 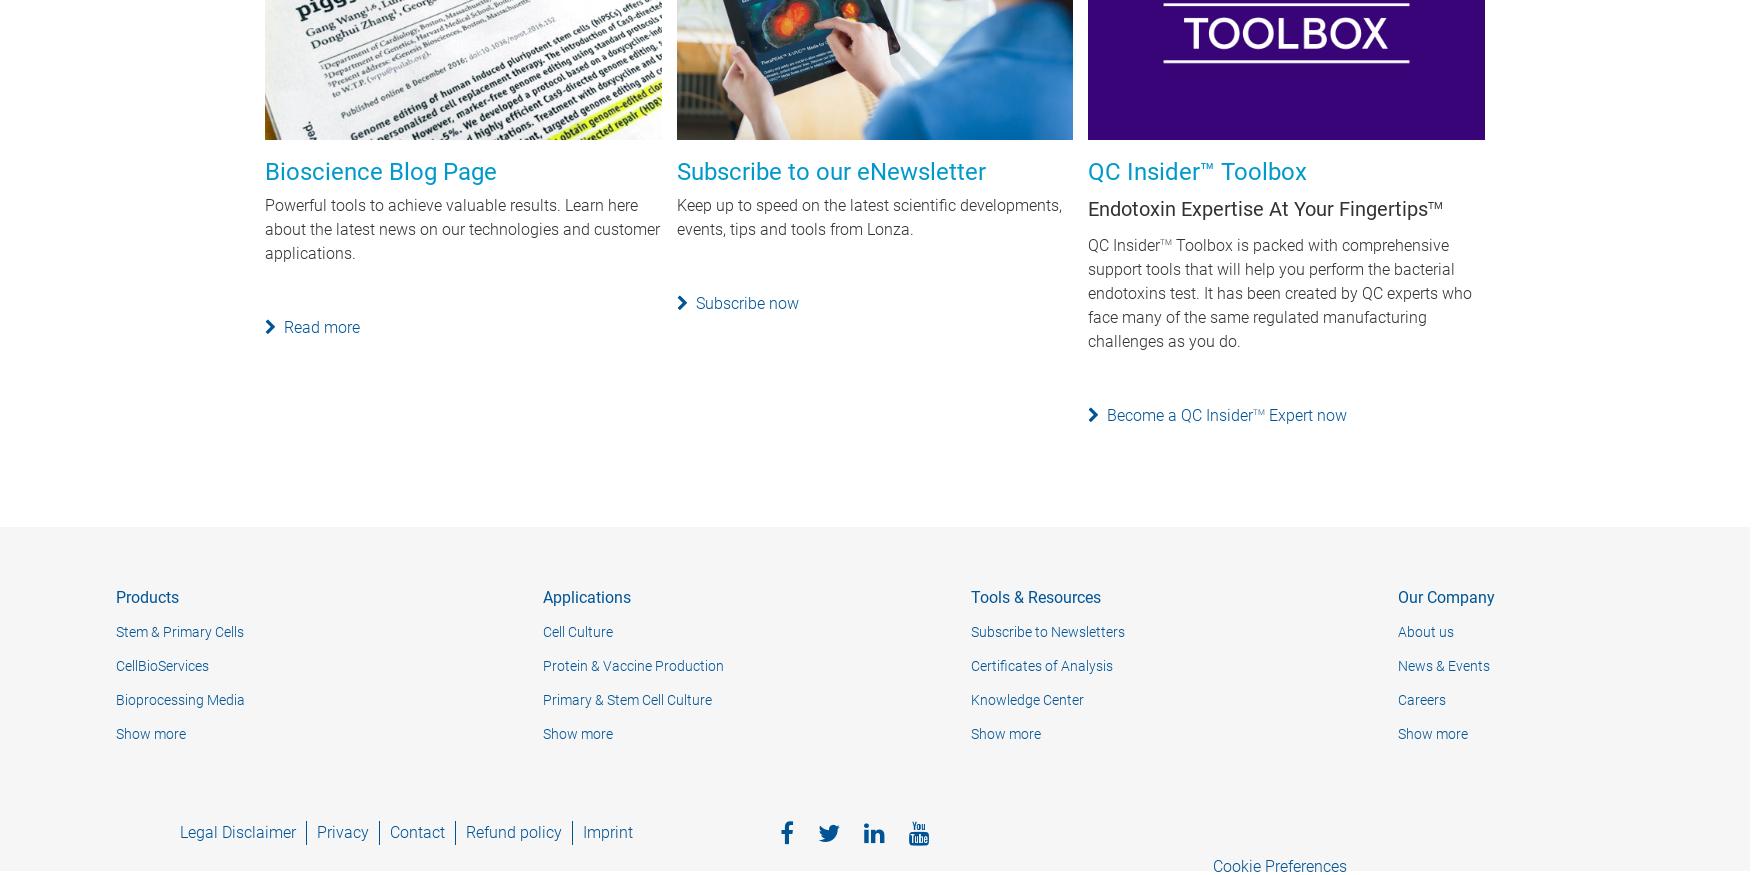 I want to click on 'About us', so click(x=1425, y=631).